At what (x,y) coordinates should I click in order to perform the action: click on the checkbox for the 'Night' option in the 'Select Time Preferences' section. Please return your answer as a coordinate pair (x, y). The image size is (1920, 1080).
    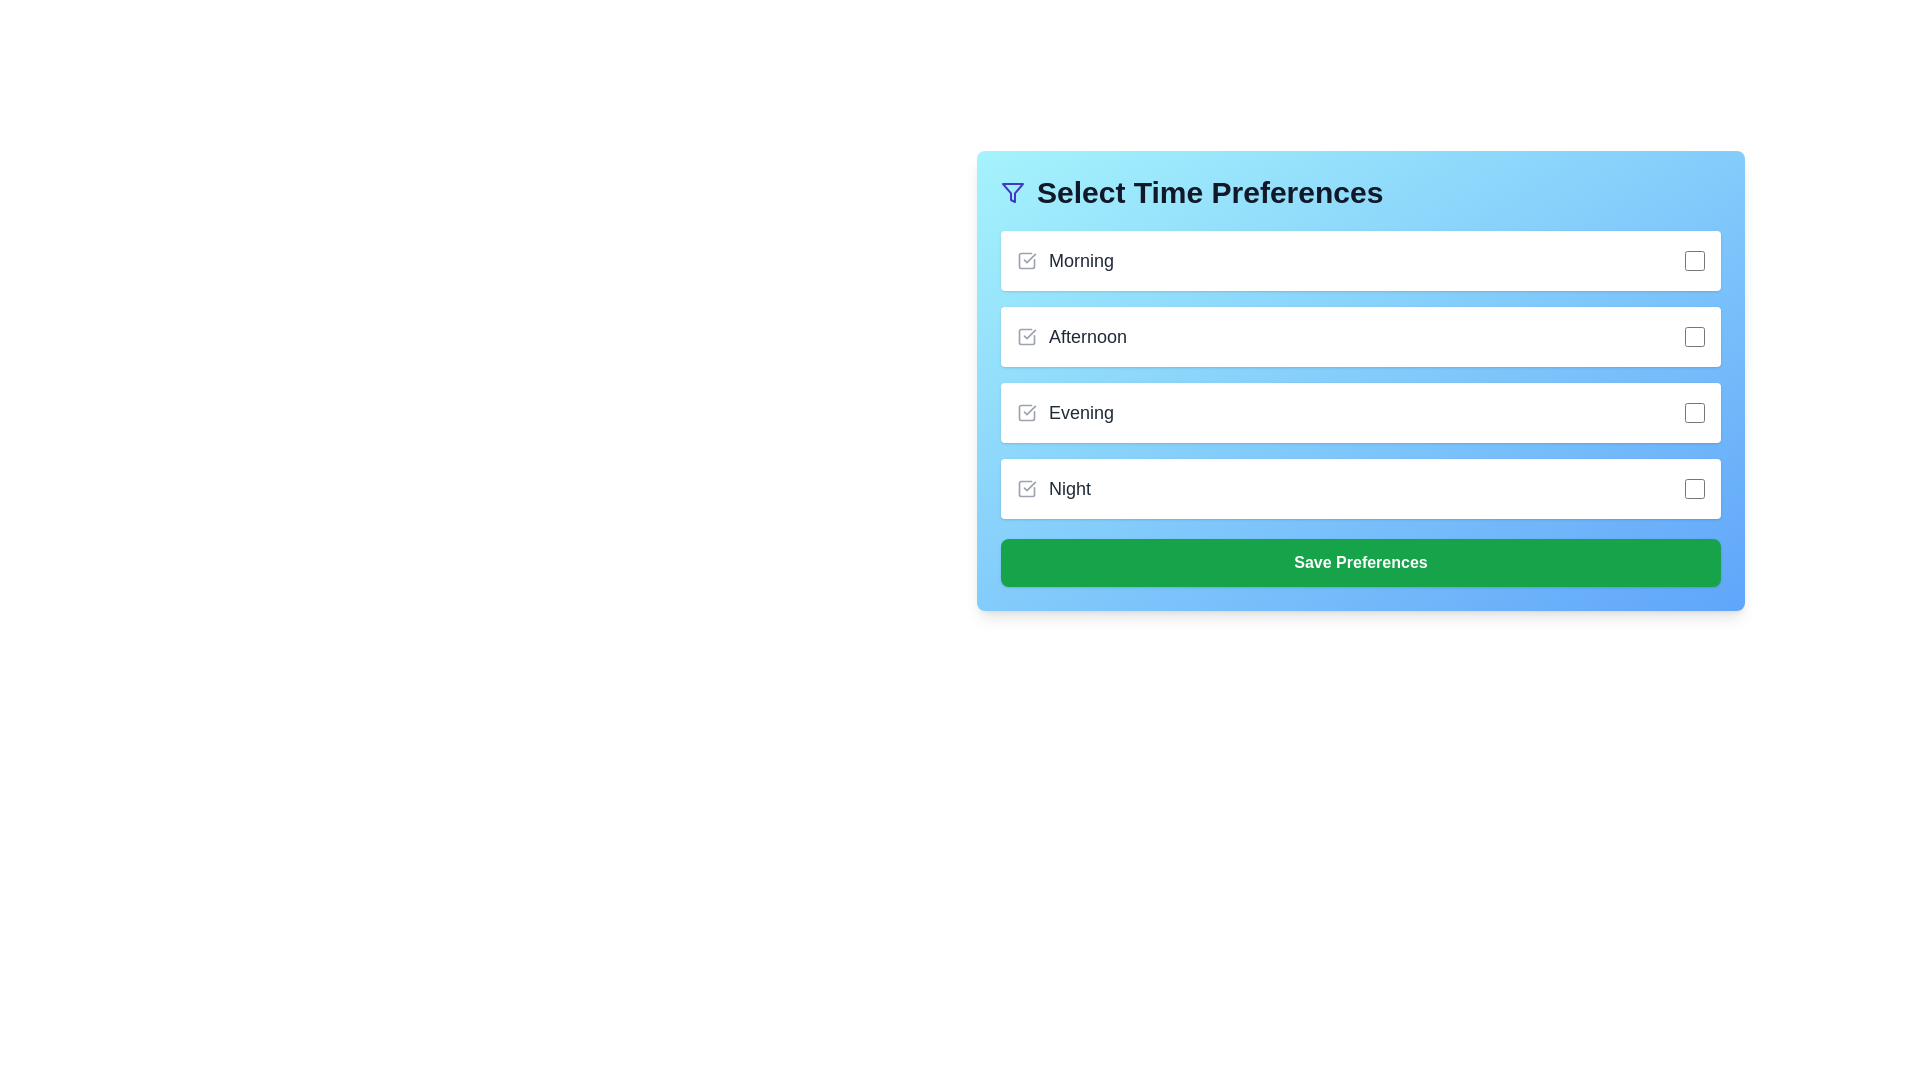
    Looking at the image, I should click on (1027, 489).